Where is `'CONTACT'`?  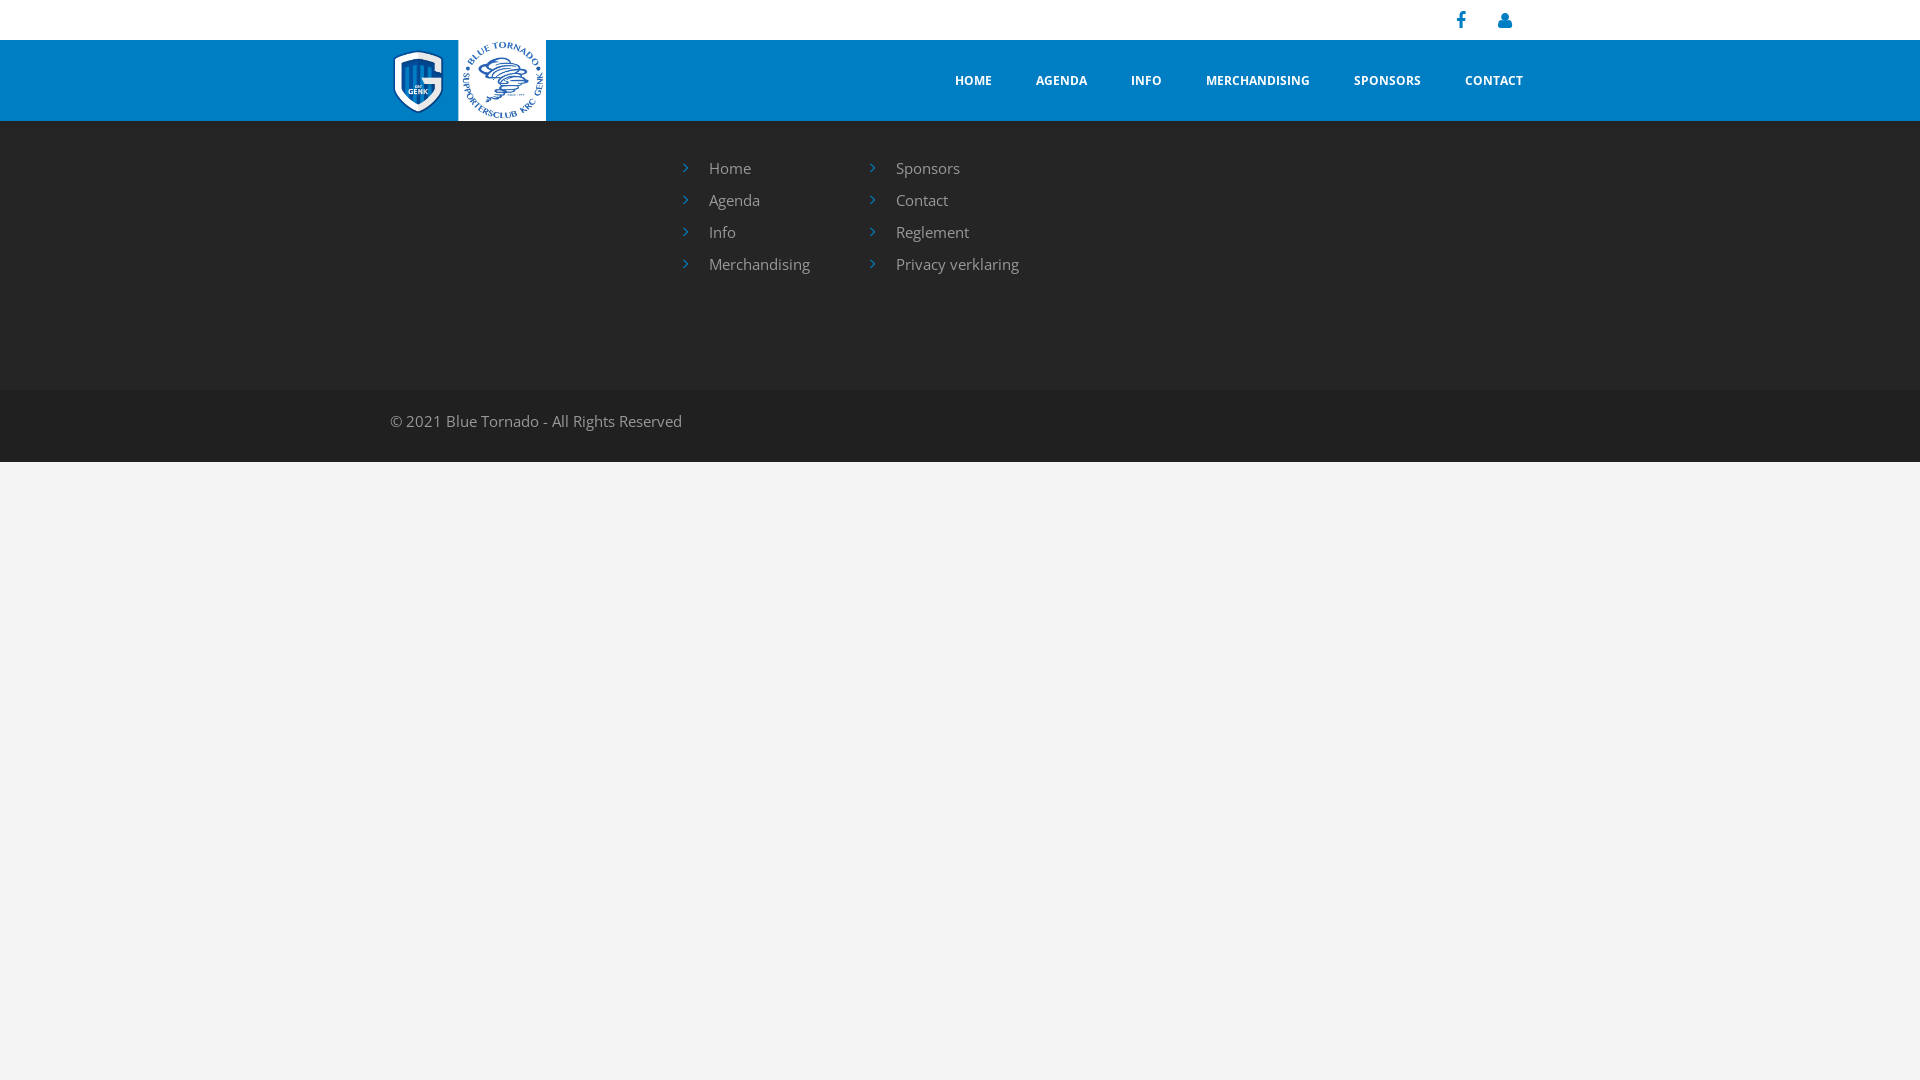 'CONTACT' is located at coordinates (1493, 79).